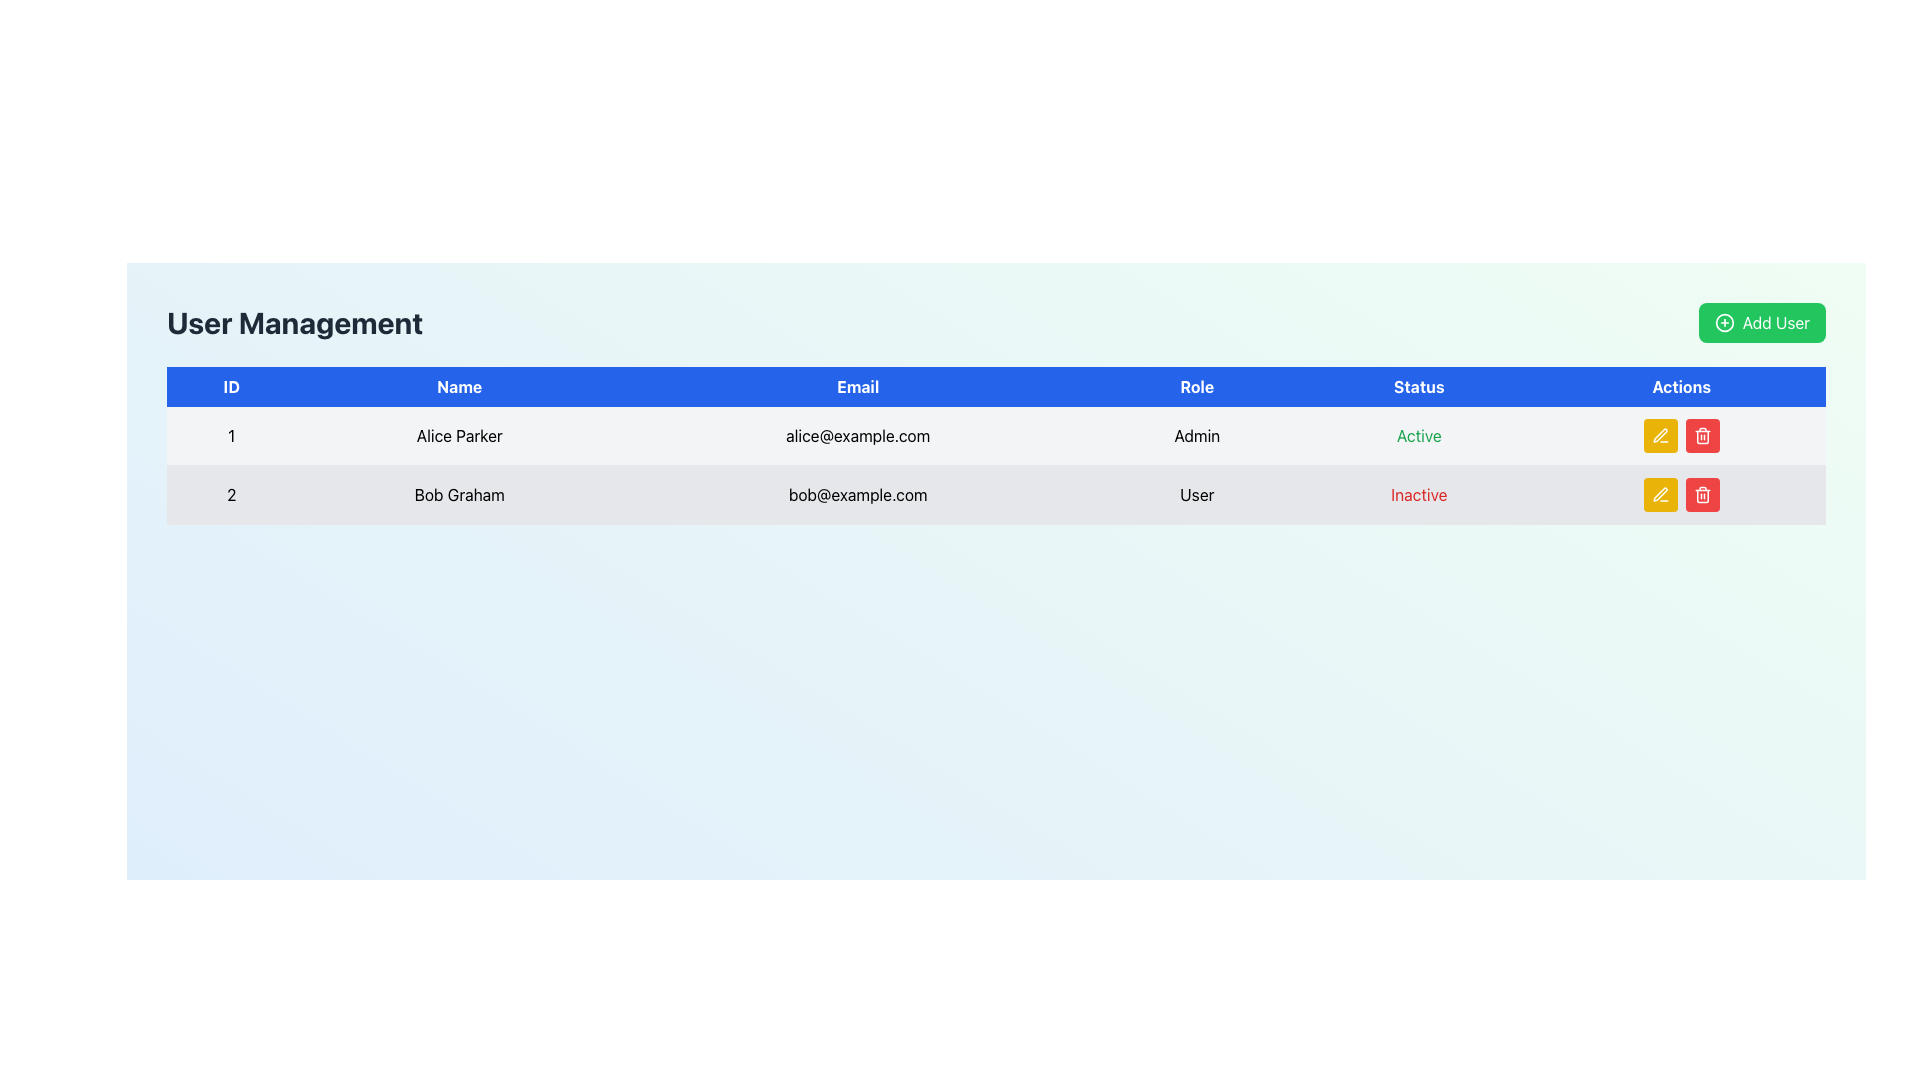  What do you see at coordinates (858, 494) in the screenshot?
I see `the text label displaying the email address 'bob@example.com' in the user management table` at bounding box center [858, 494].